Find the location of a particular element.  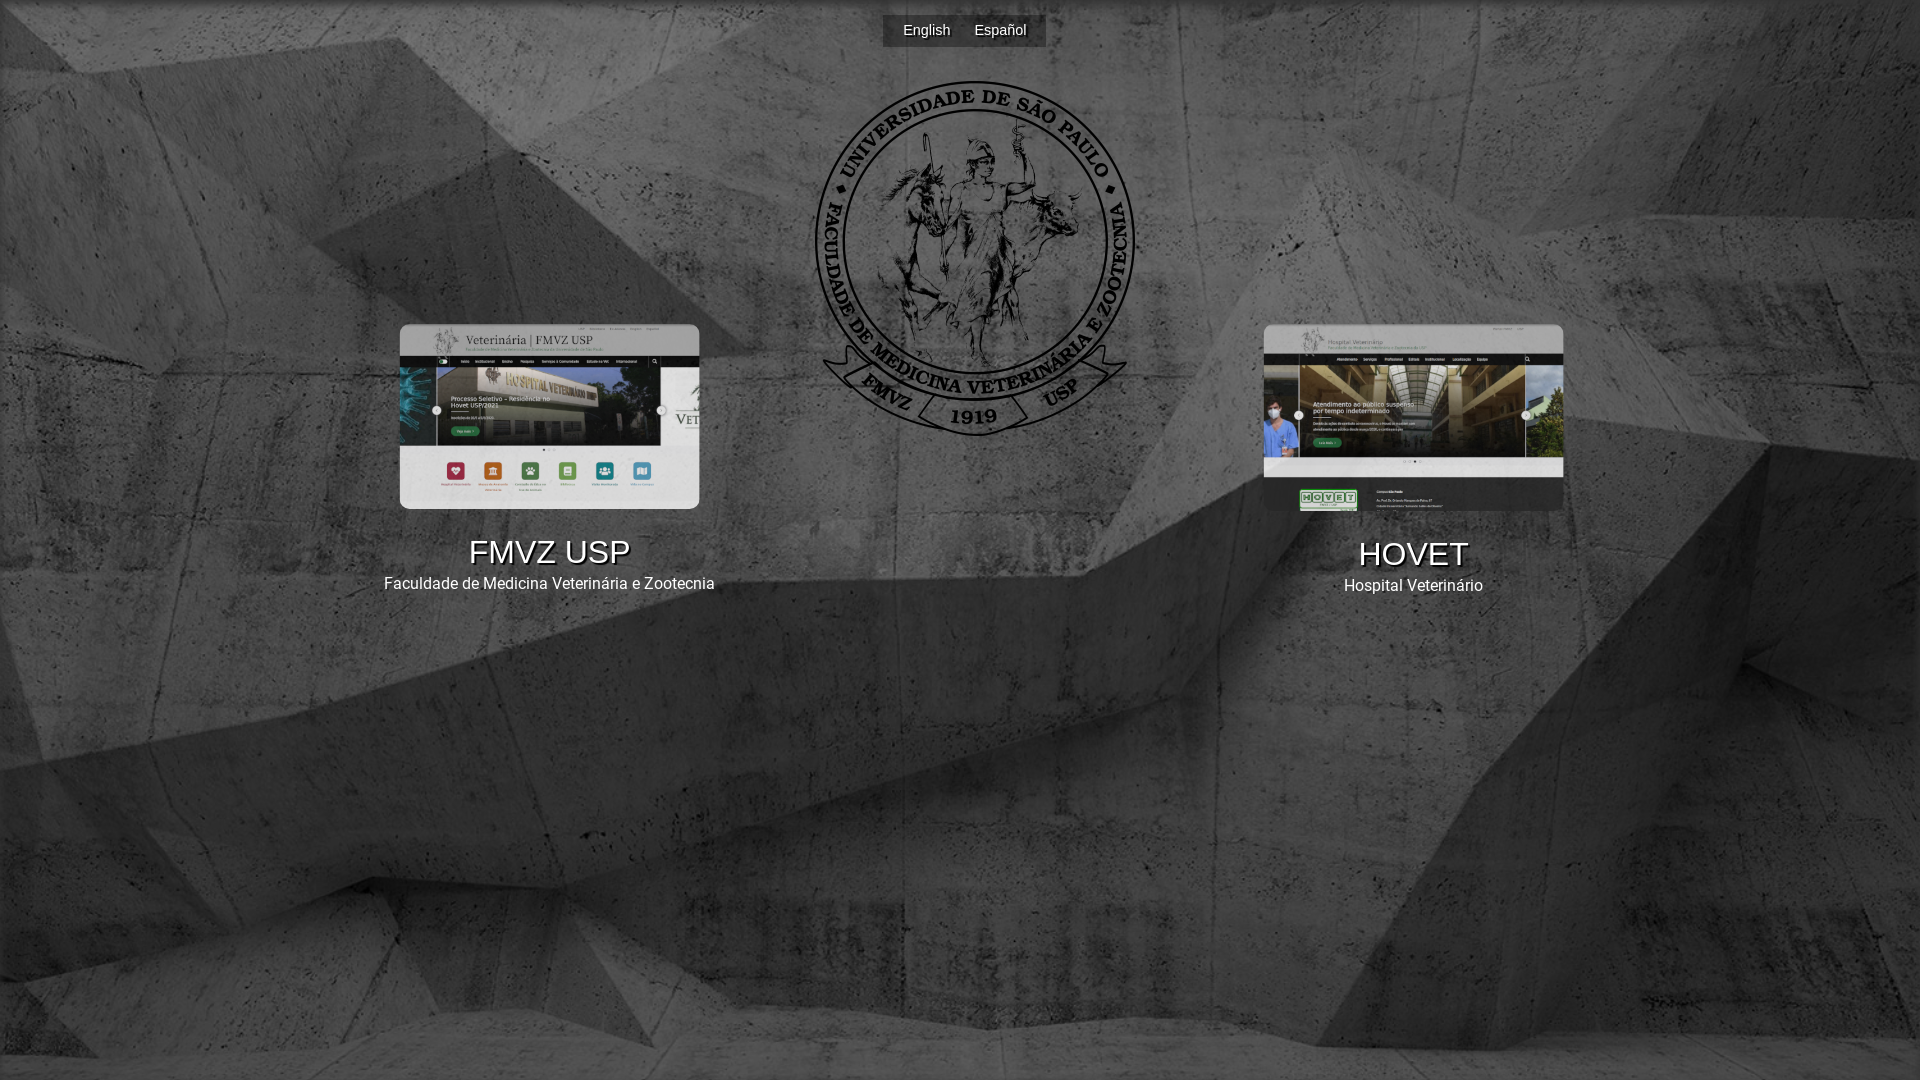

'English' is located at coordinates (927, 30).